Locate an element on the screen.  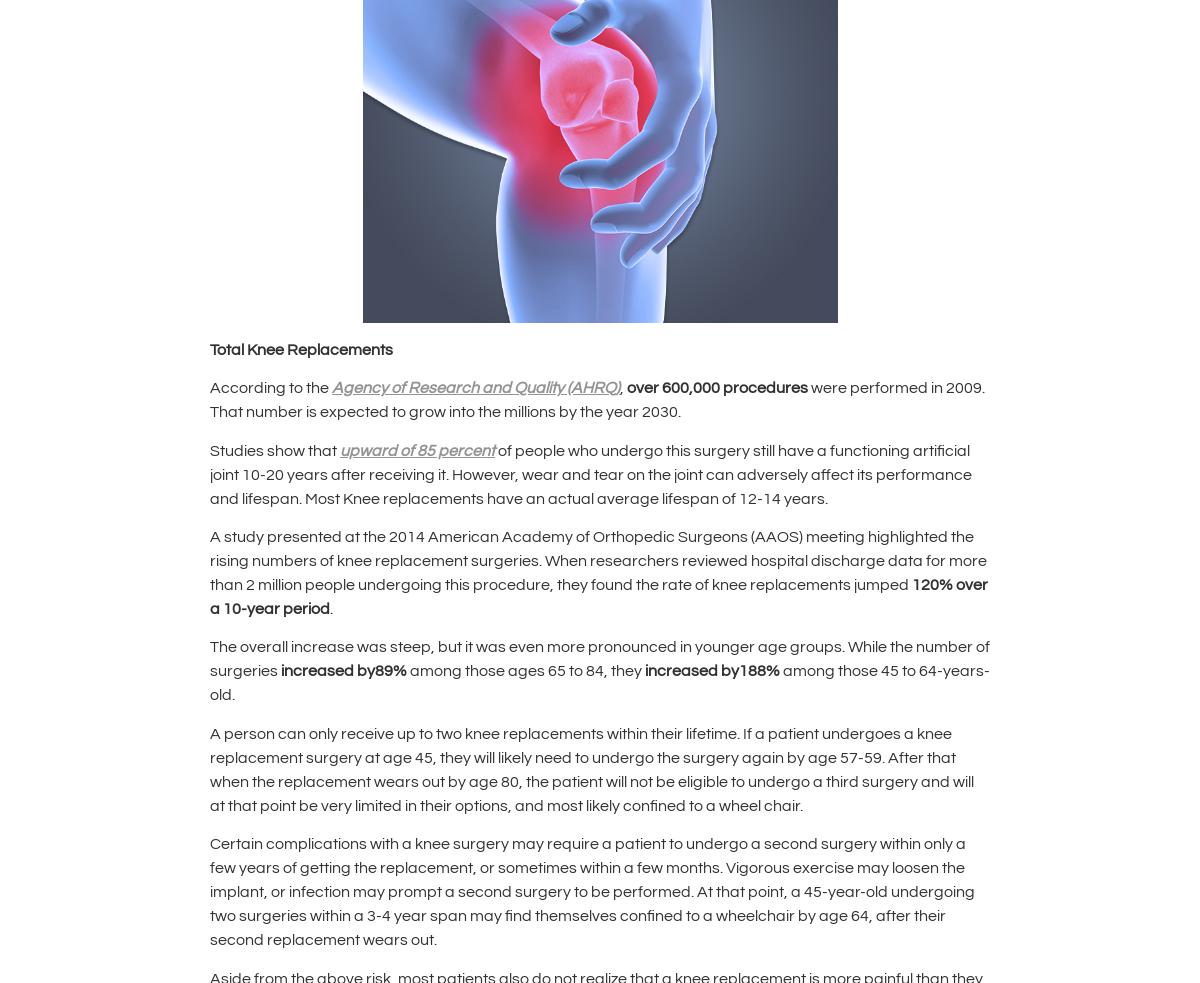
'Total Knee Replacements' is located at coordinates (301, 347).